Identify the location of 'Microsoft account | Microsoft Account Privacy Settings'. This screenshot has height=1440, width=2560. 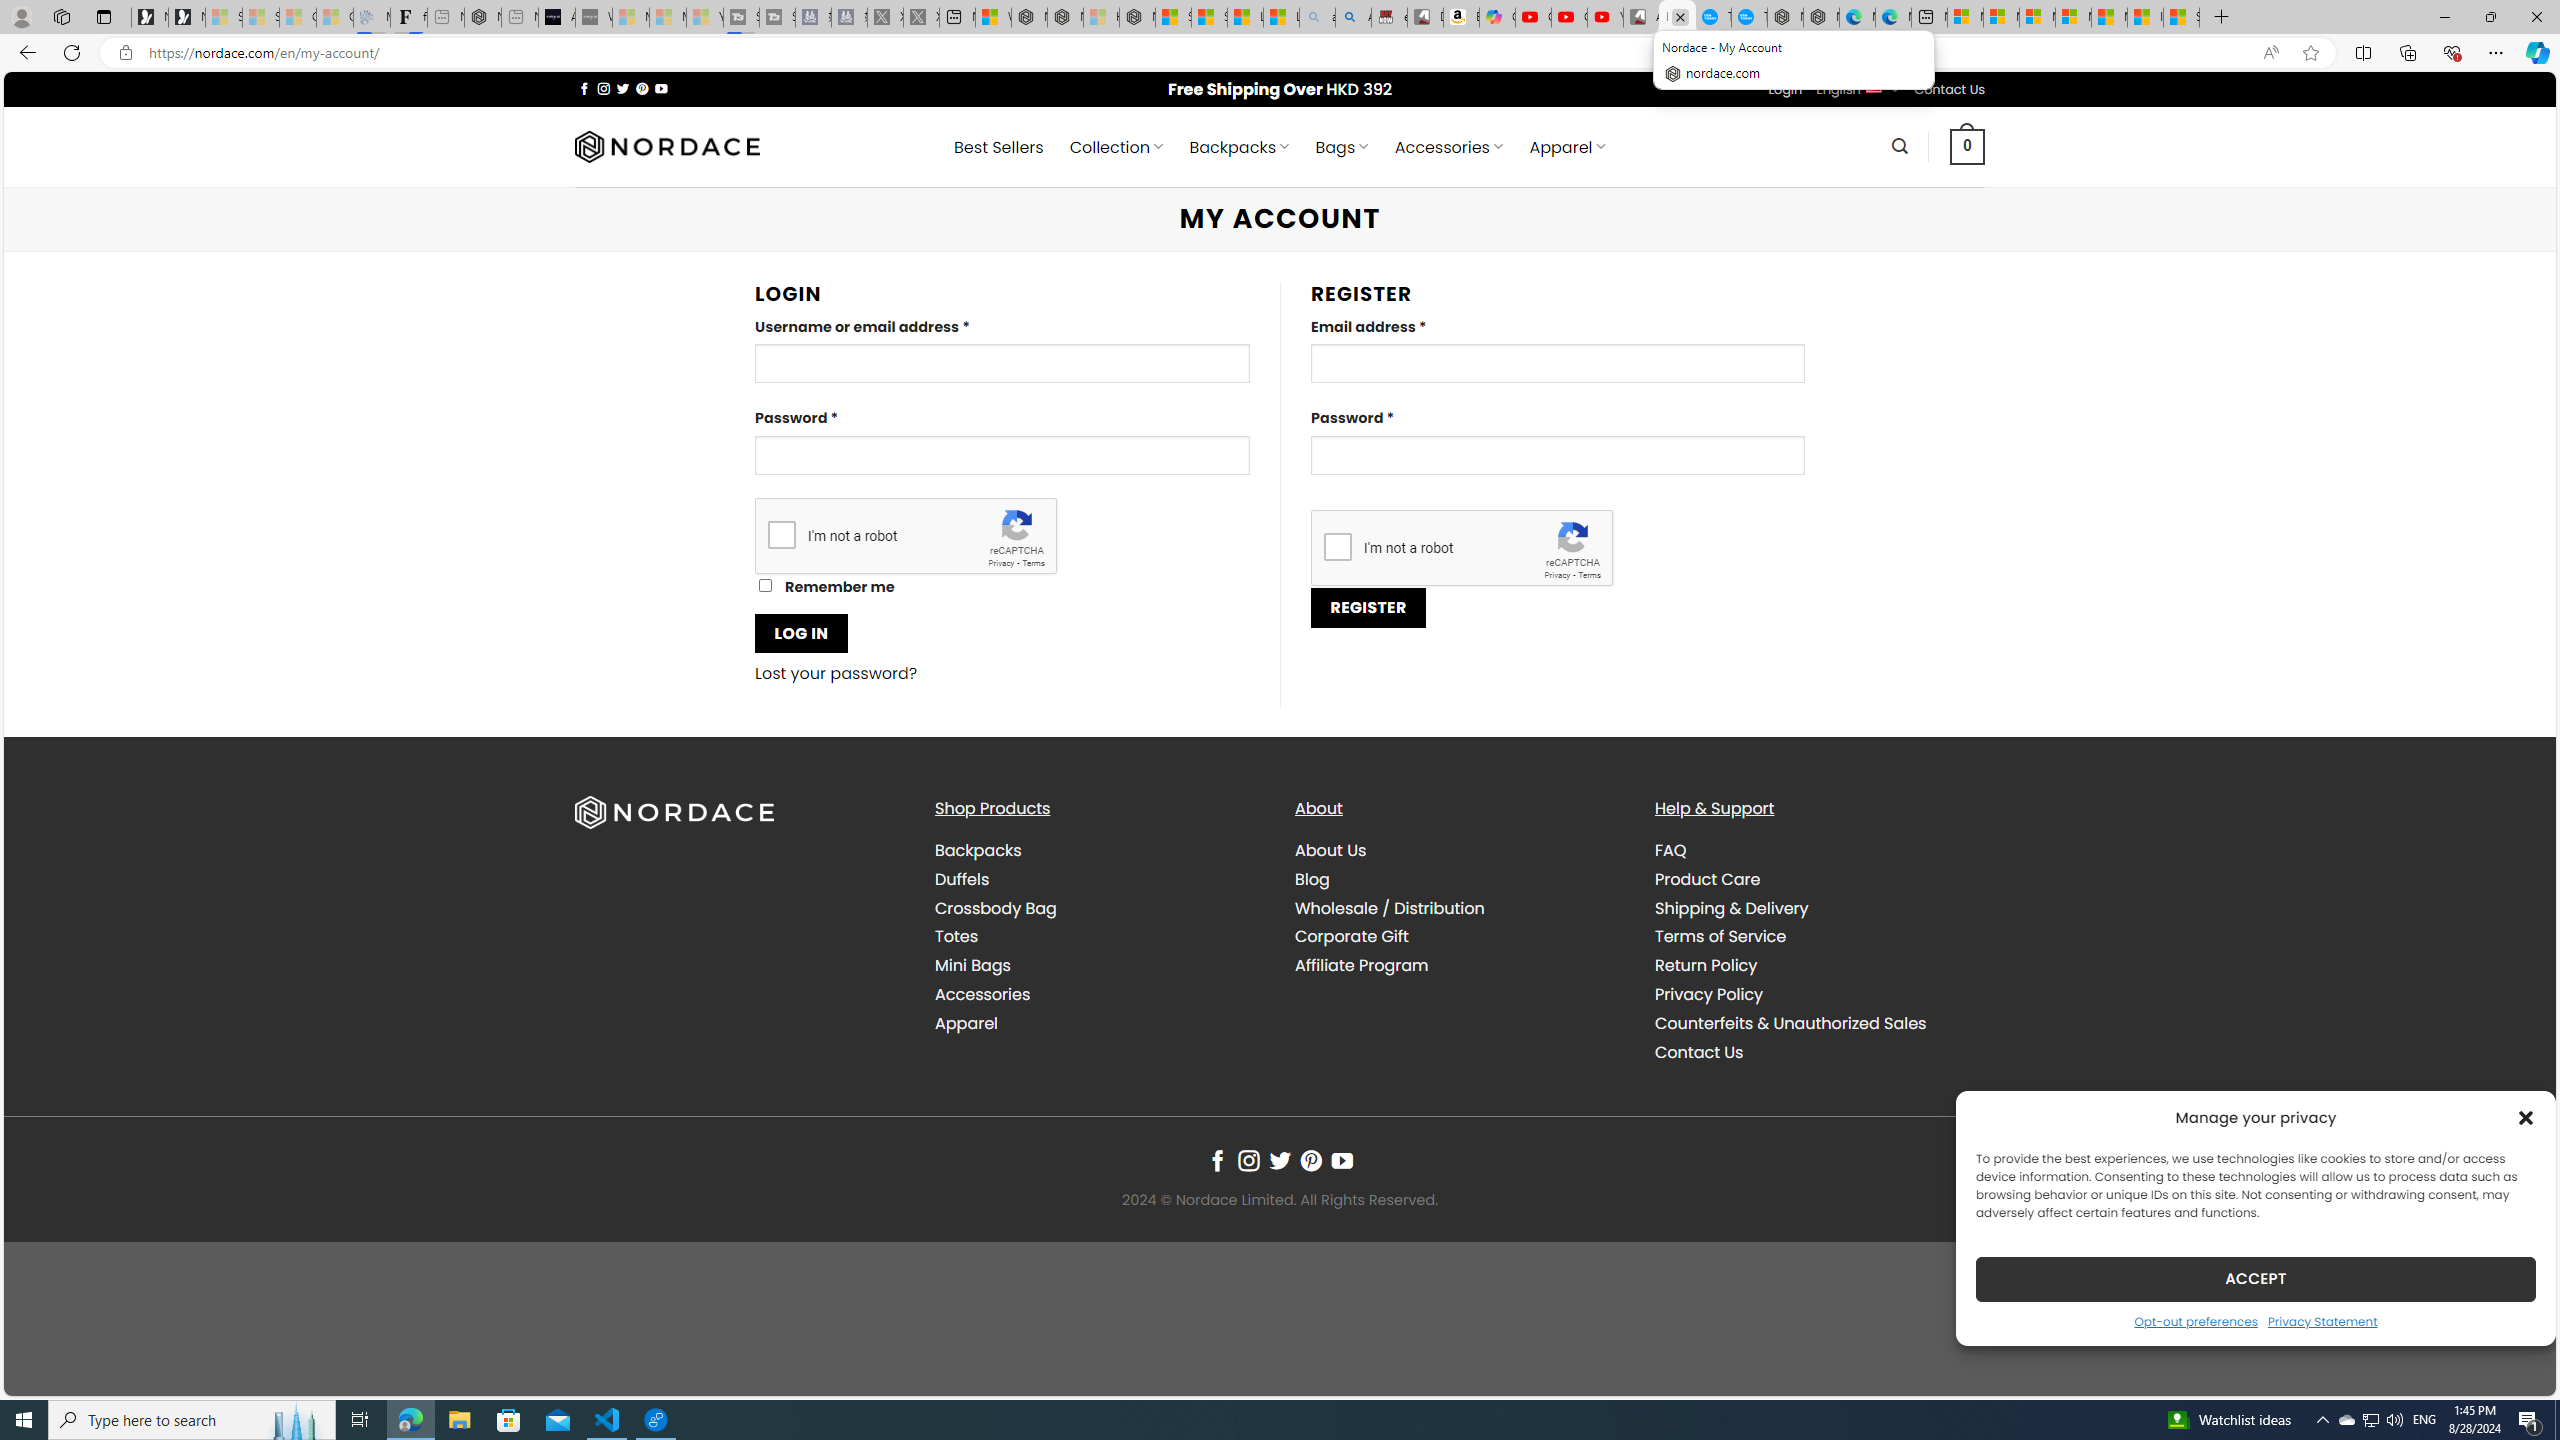
(2000, 16).